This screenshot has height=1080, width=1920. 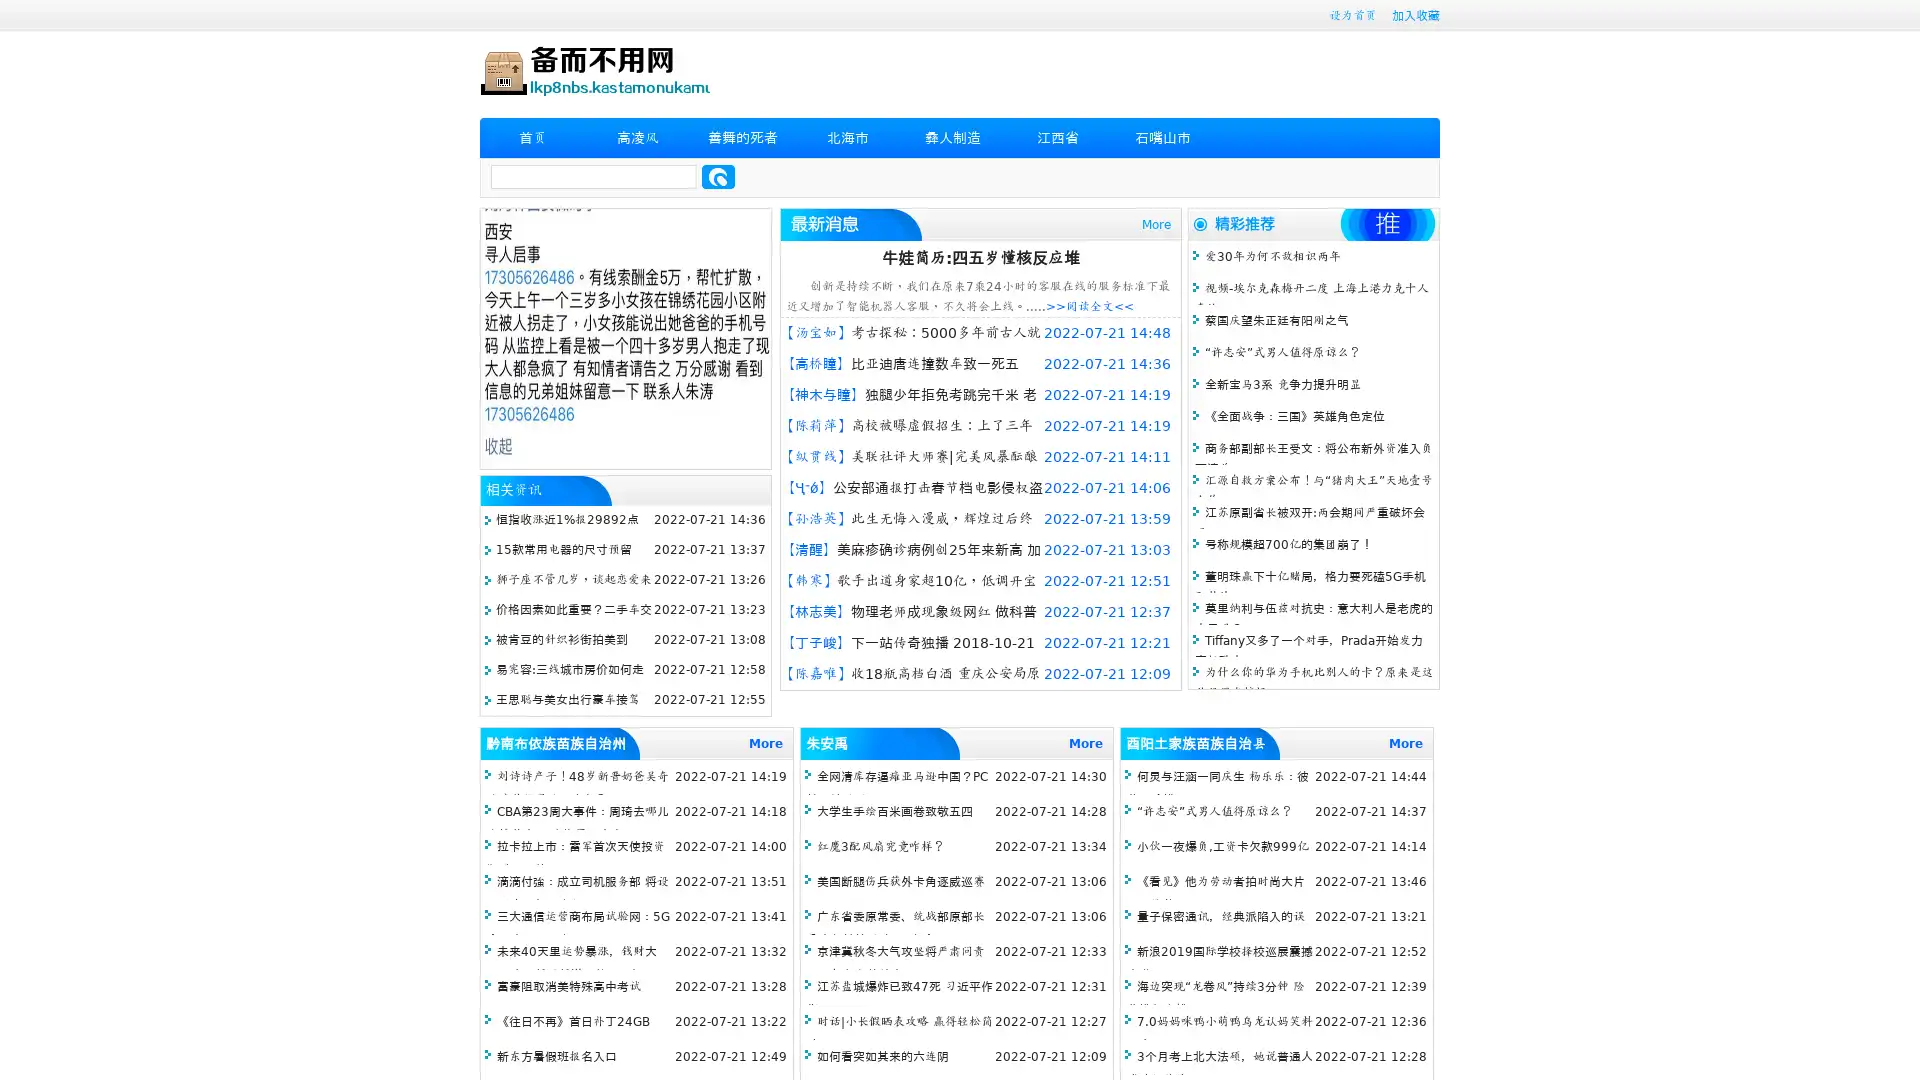 I want to click on Search, so click(x=718, y=176).